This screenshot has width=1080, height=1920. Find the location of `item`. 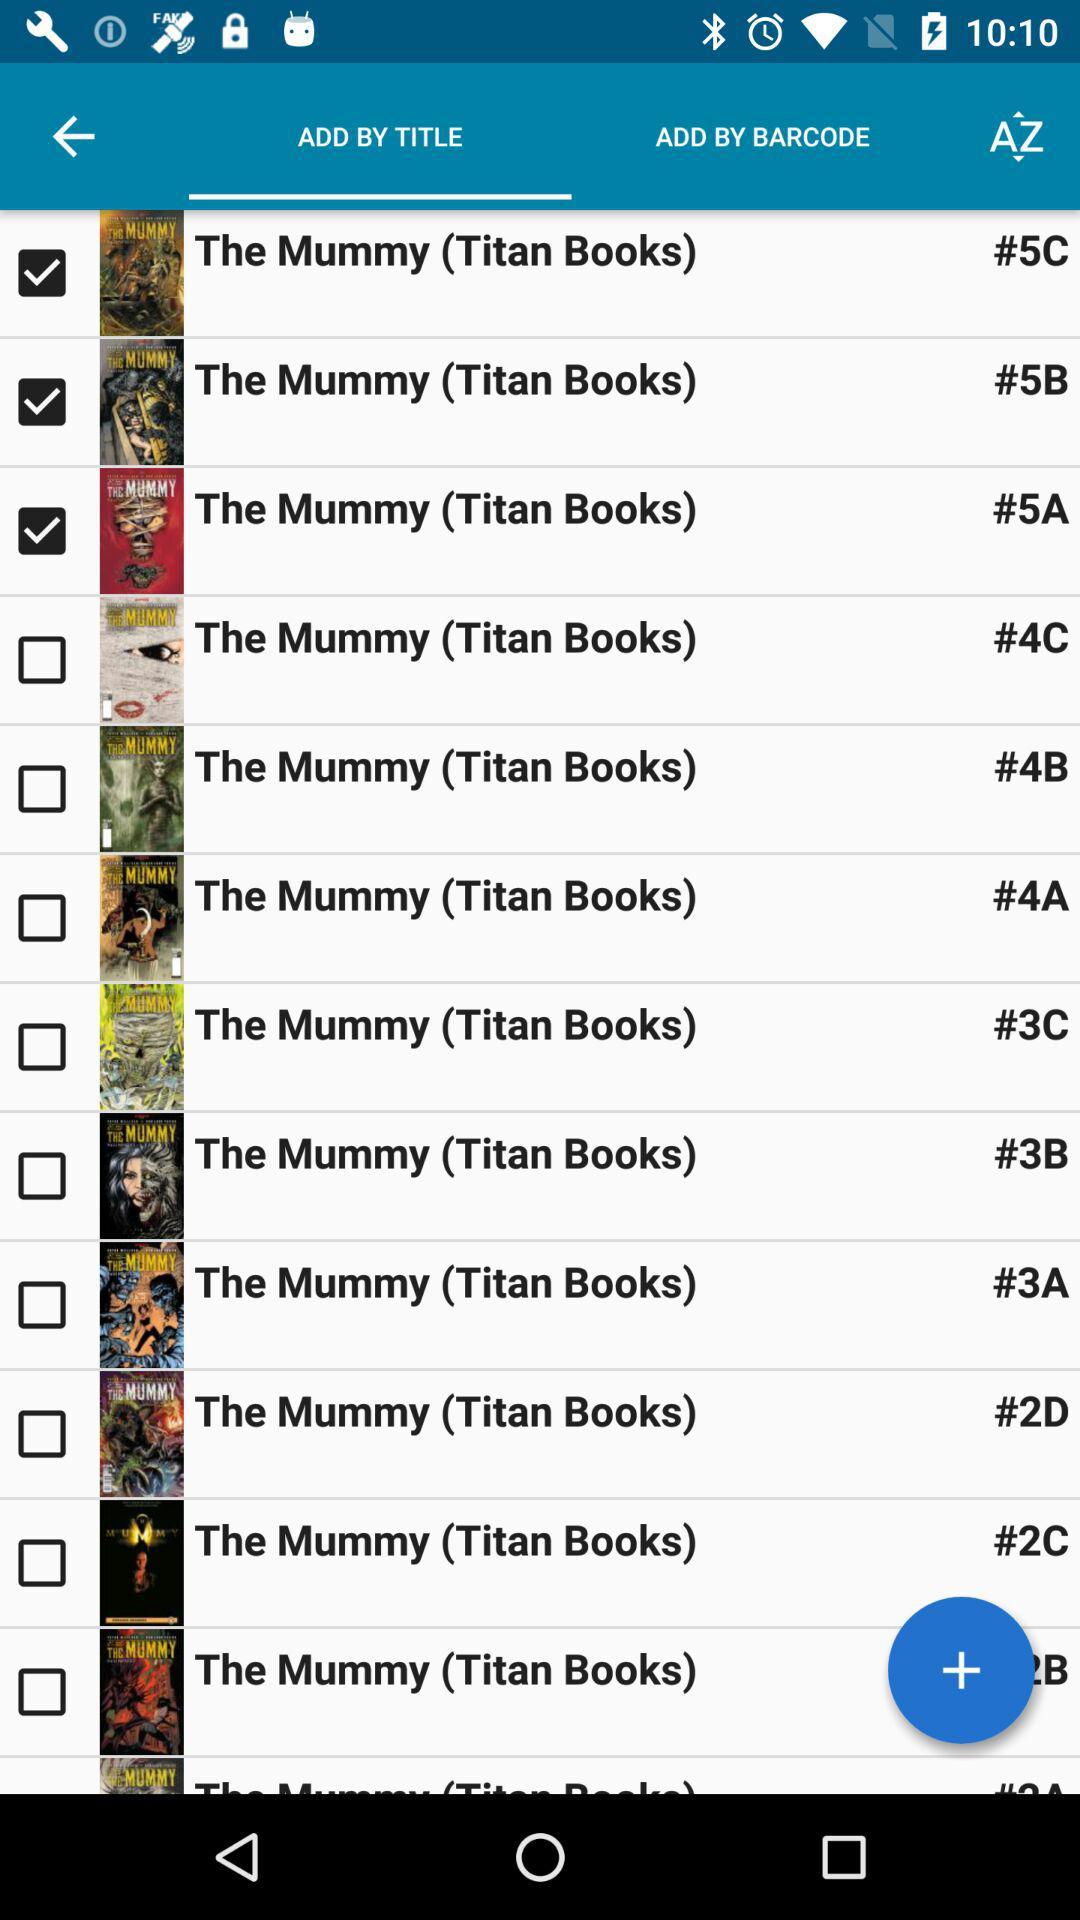

item is located at coordinates (48, 1176).